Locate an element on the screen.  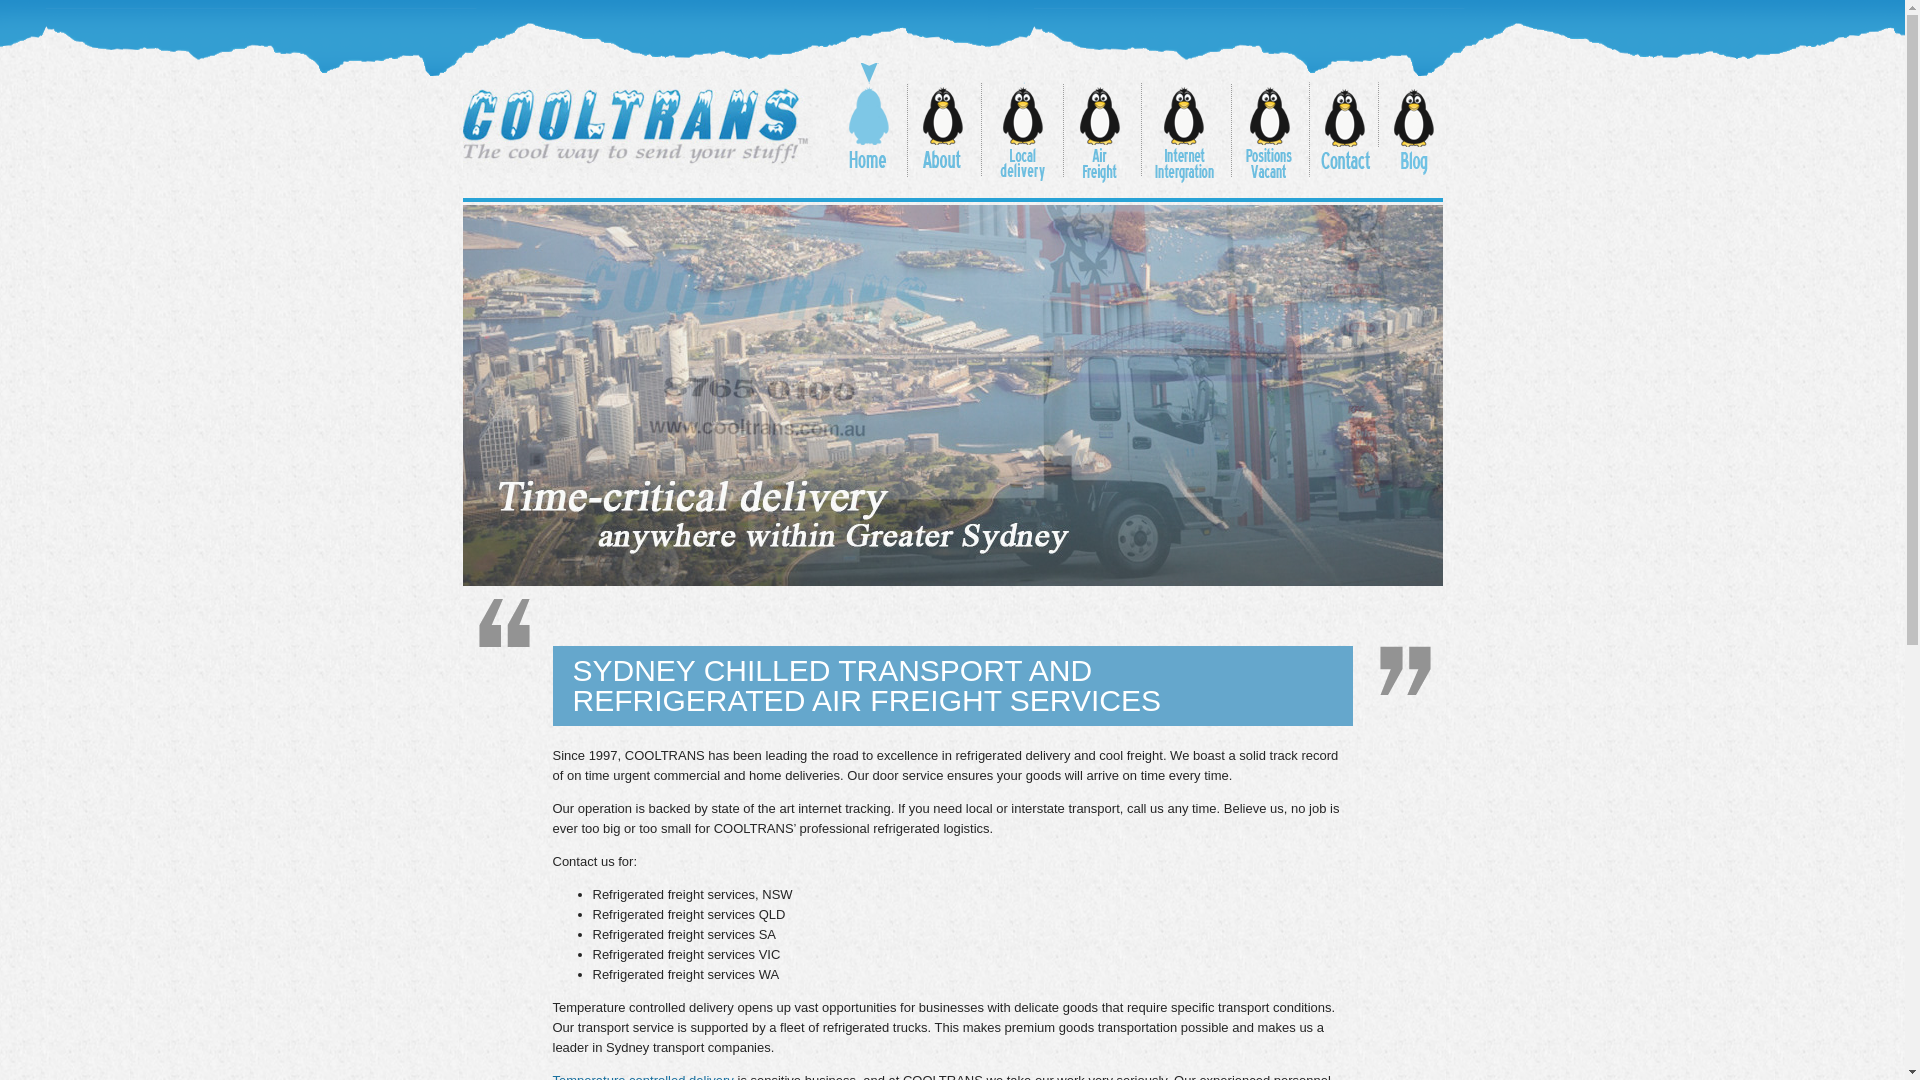
'Blog' is located at coordinates (1409, 123).